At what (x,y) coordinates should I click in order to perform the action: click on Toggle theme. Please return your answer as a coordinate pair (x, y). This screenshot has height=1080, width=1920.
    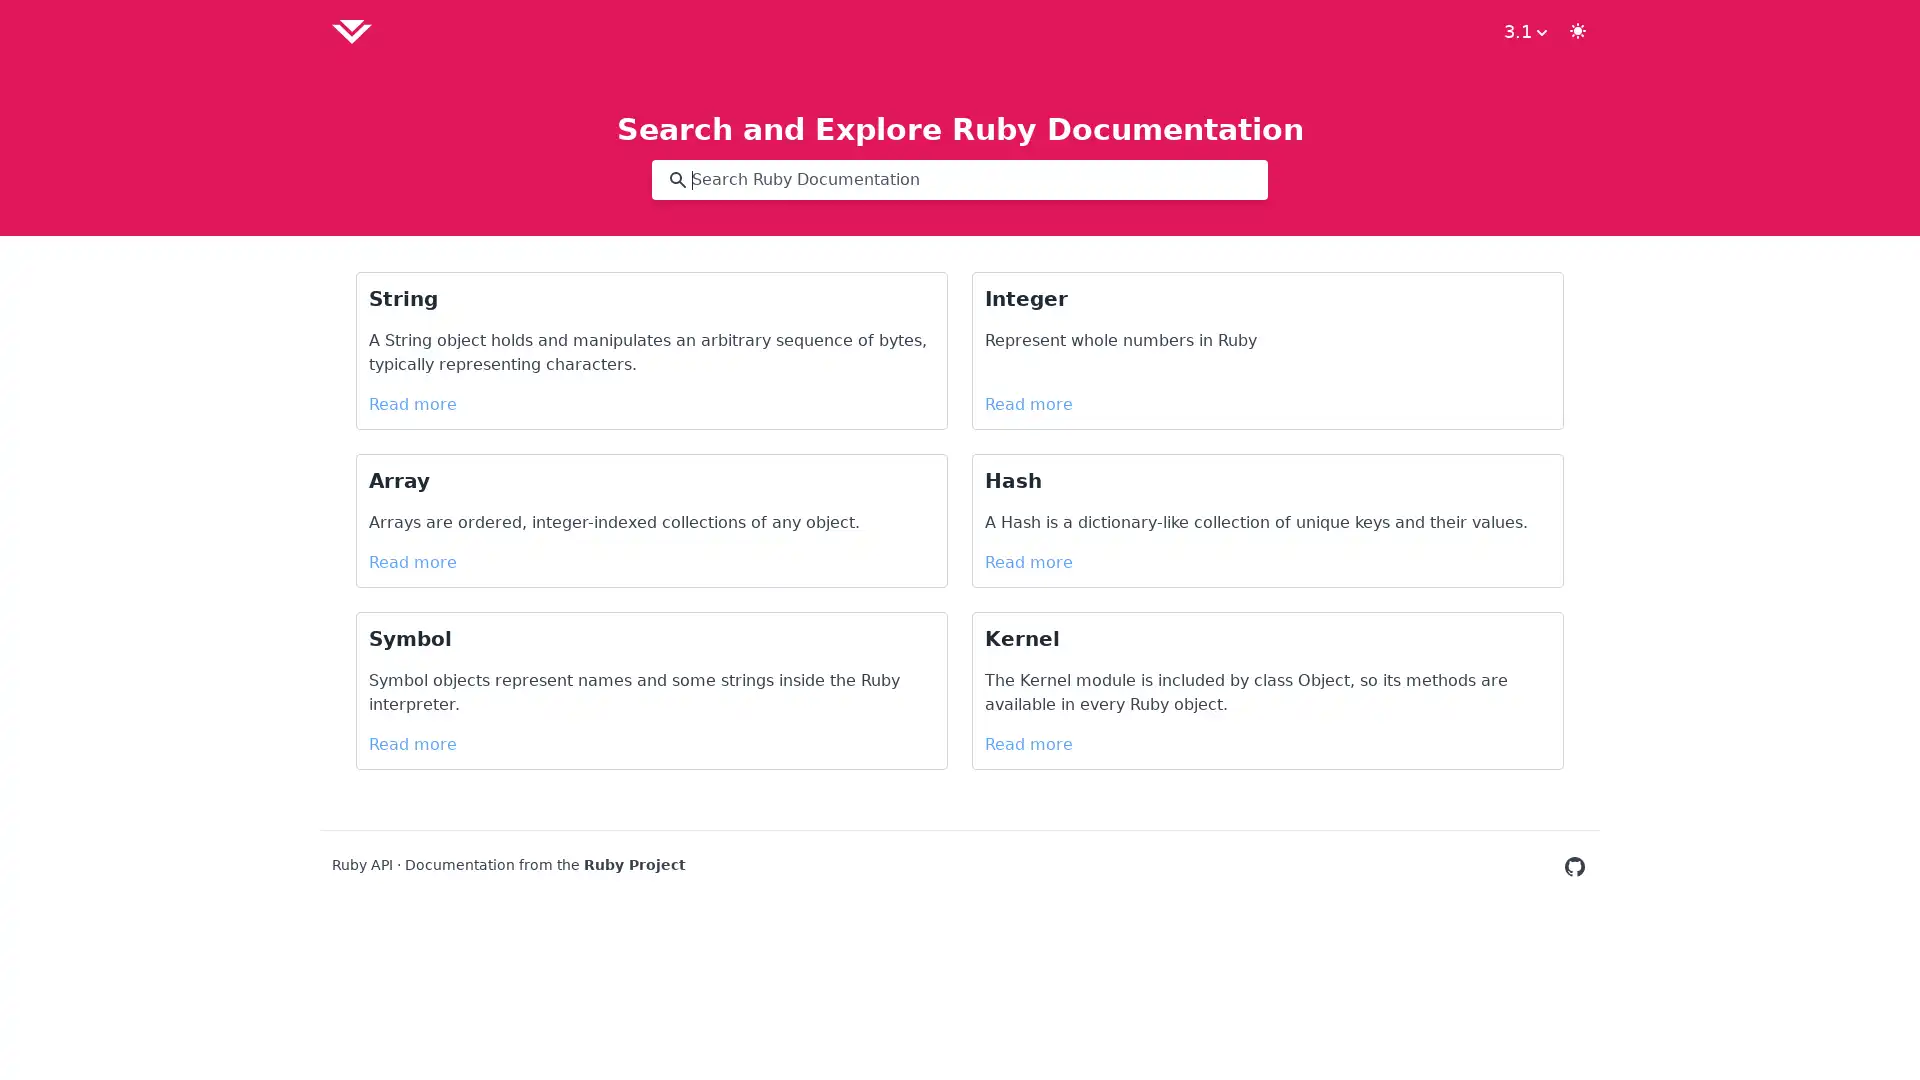
    Looking at the image, I should click on (1577, 30).